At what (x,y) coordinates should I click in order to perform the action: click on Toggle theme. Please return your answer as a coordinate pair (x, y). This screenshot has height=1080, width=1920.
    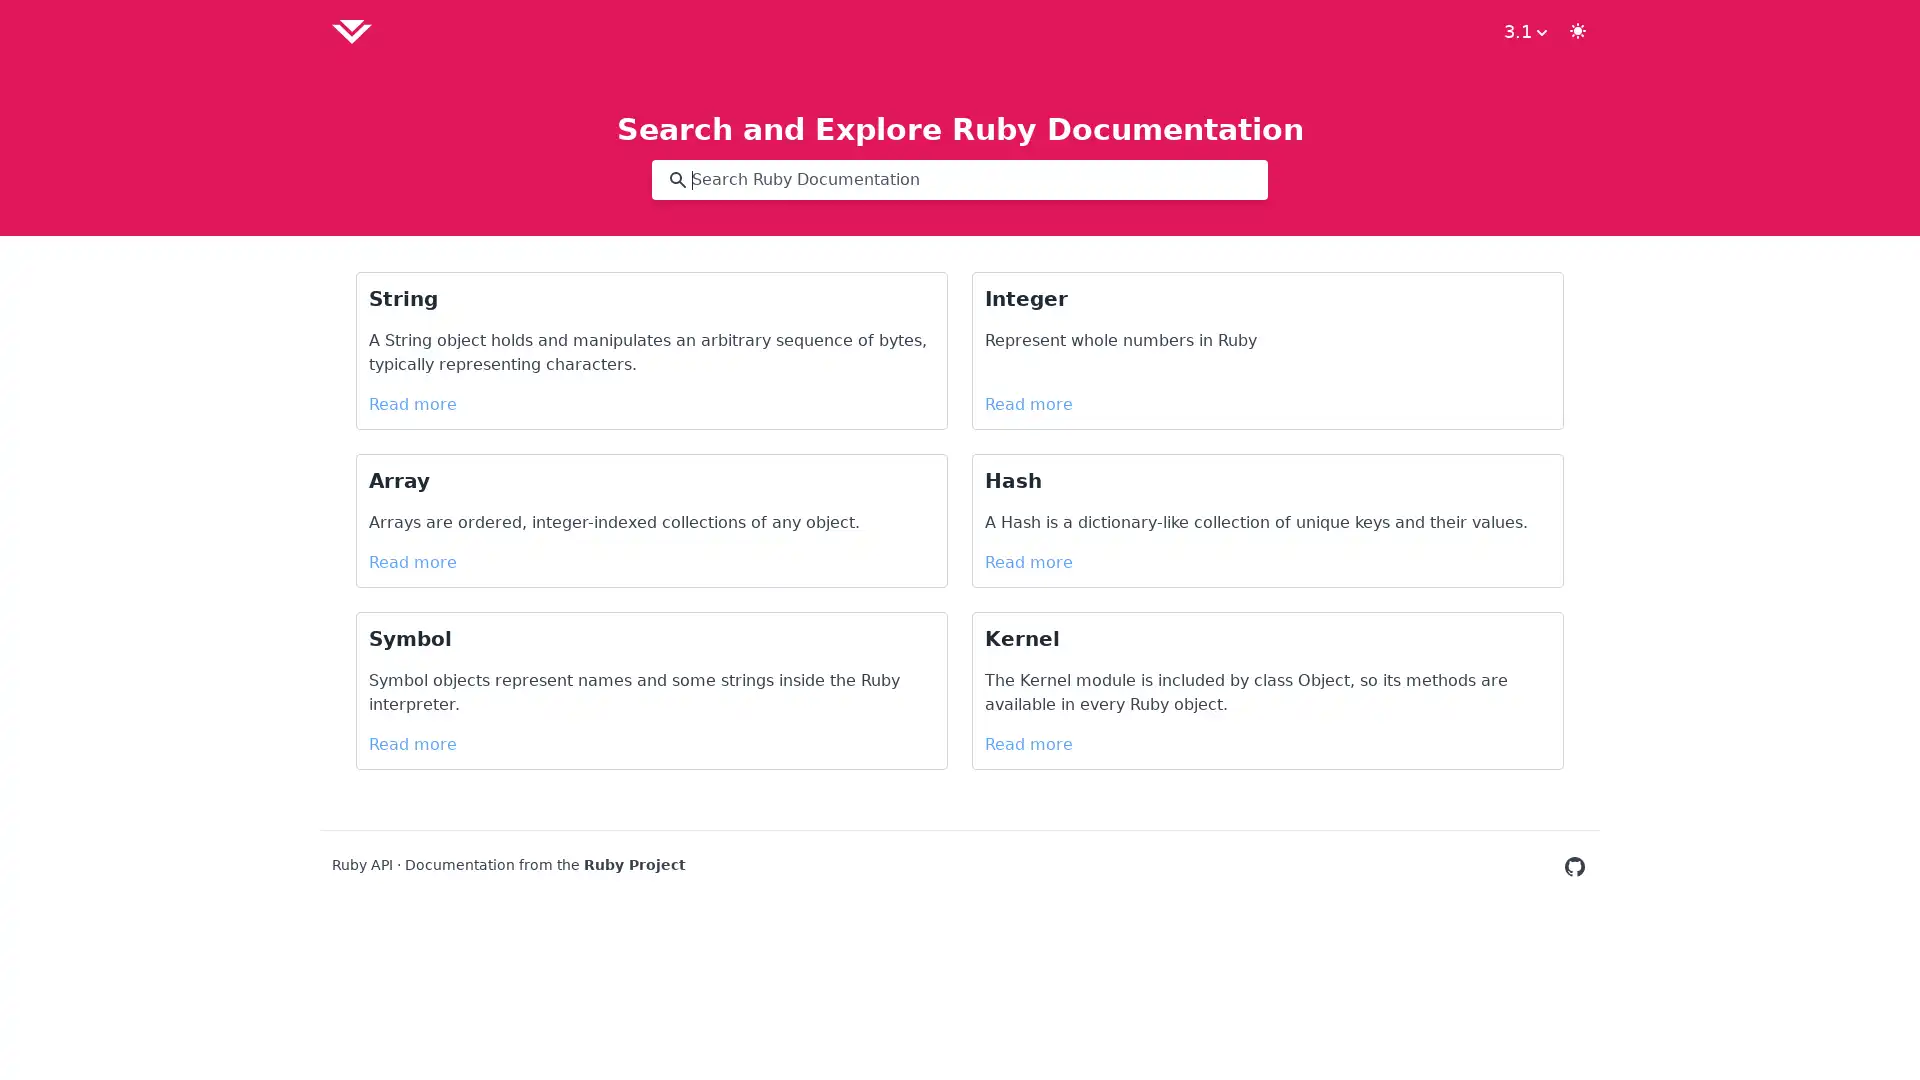
    Looking at the image, I should click on (1577, 30).